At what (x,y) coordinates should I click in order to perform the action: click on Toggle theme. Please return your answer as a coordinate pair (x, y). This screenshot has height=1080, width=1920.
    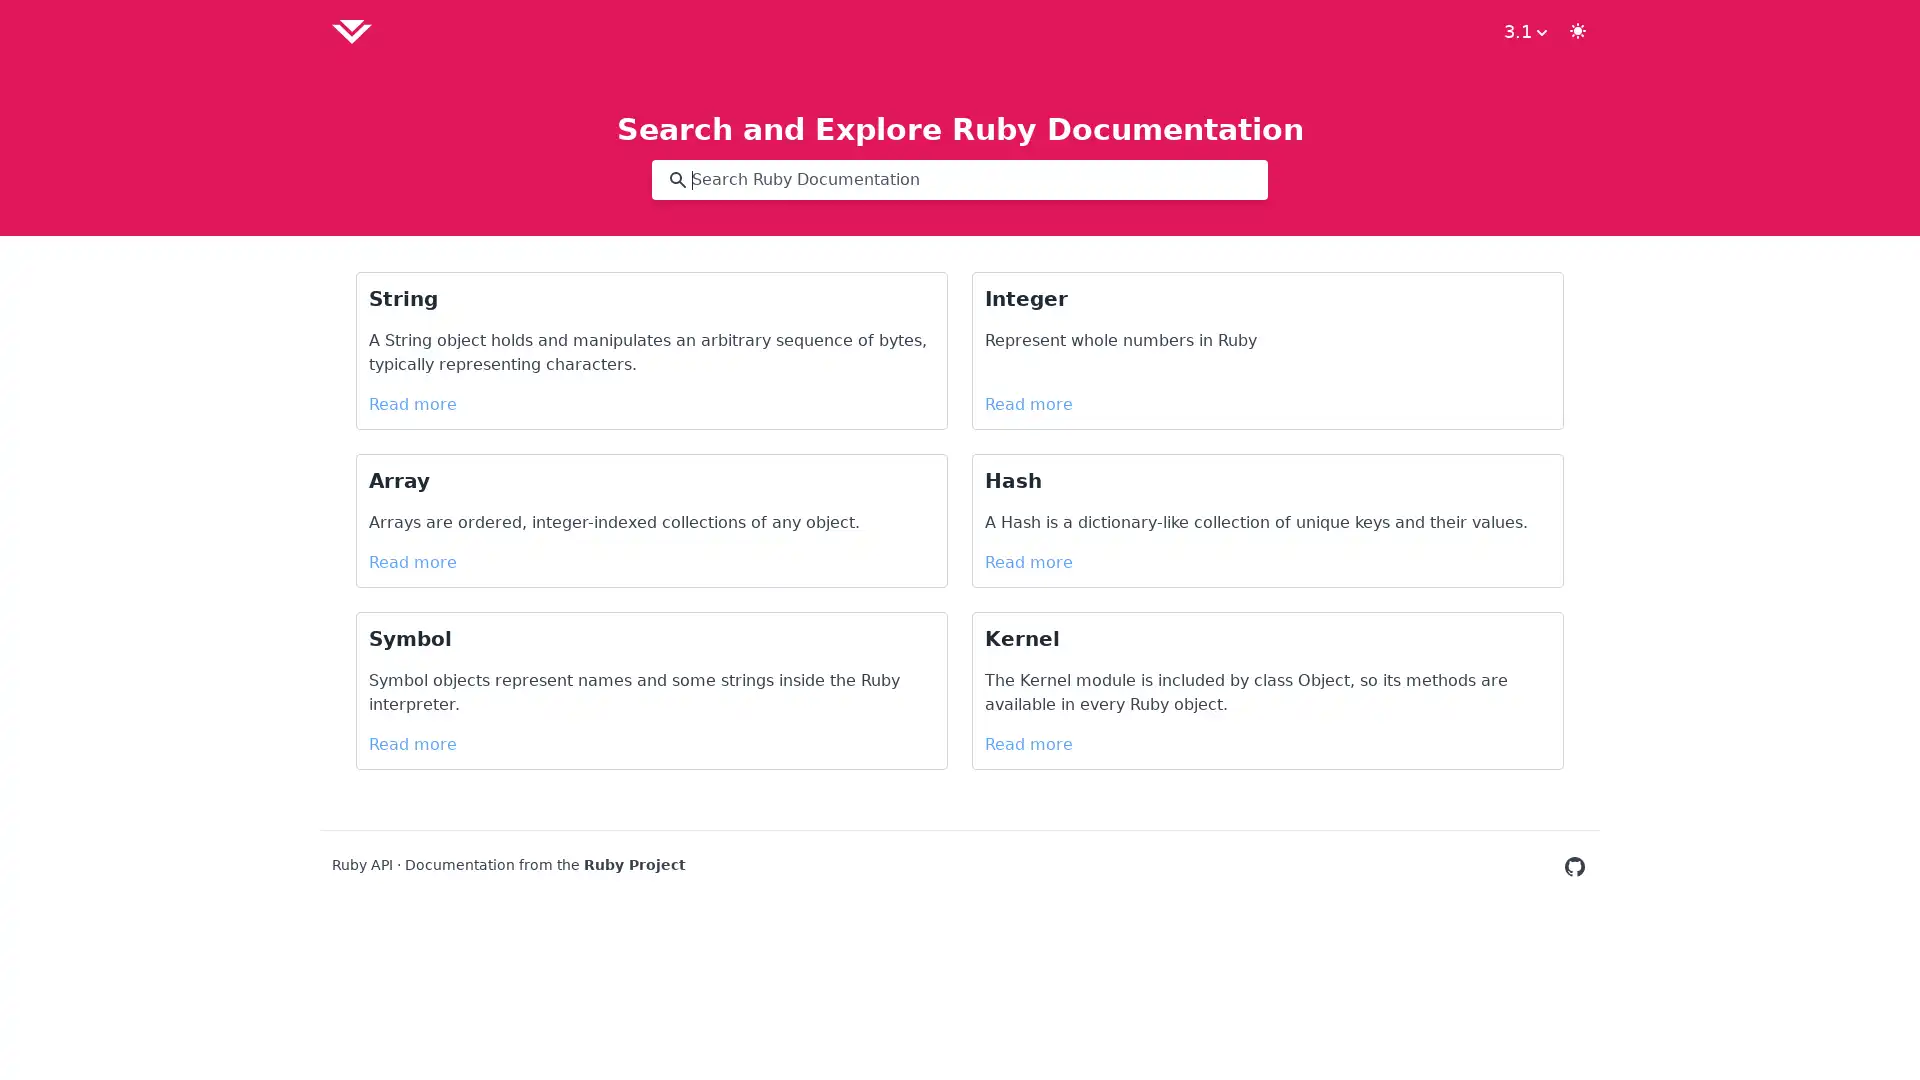
    Looking at the image, I should click on (1577, 30).